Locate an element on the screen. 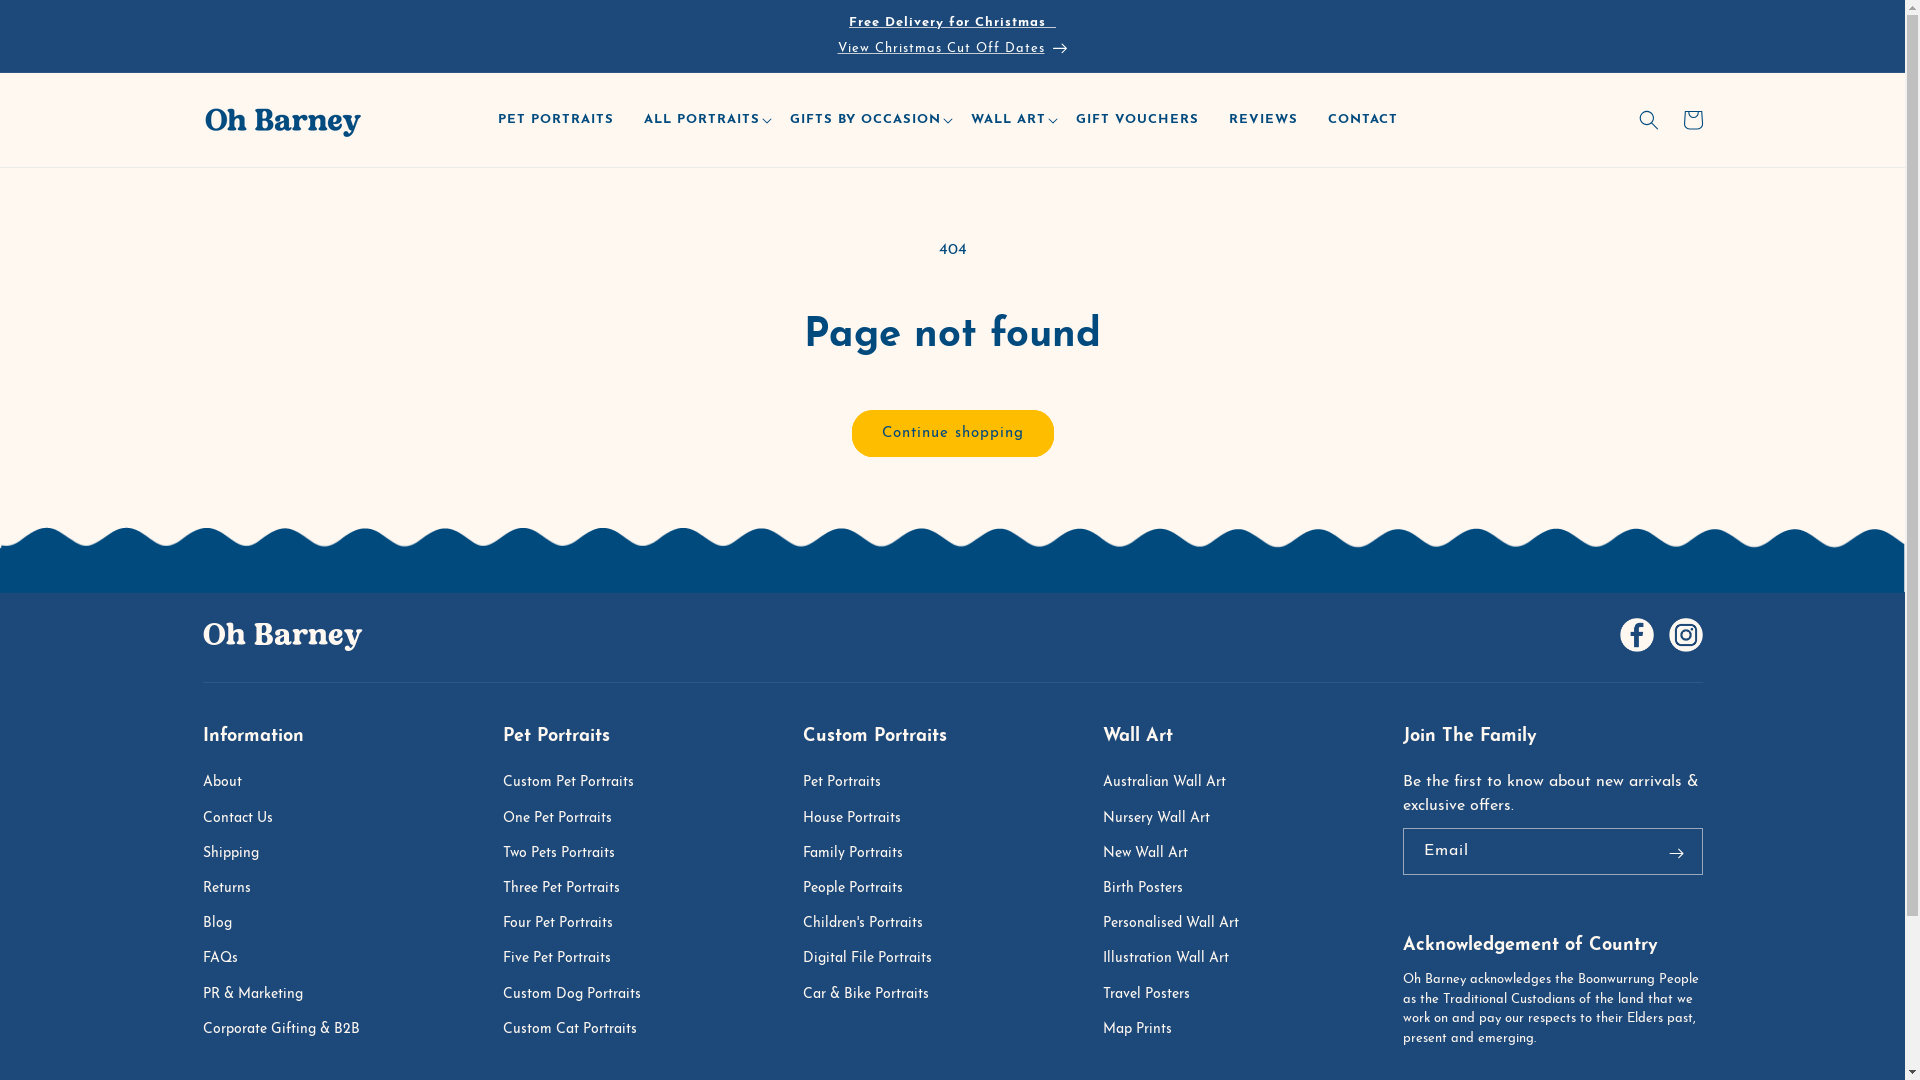 Image resolution: width=1920 pixels, height=1080 pixels. 'Birth Posters' is located at coordinates (1152, 887).